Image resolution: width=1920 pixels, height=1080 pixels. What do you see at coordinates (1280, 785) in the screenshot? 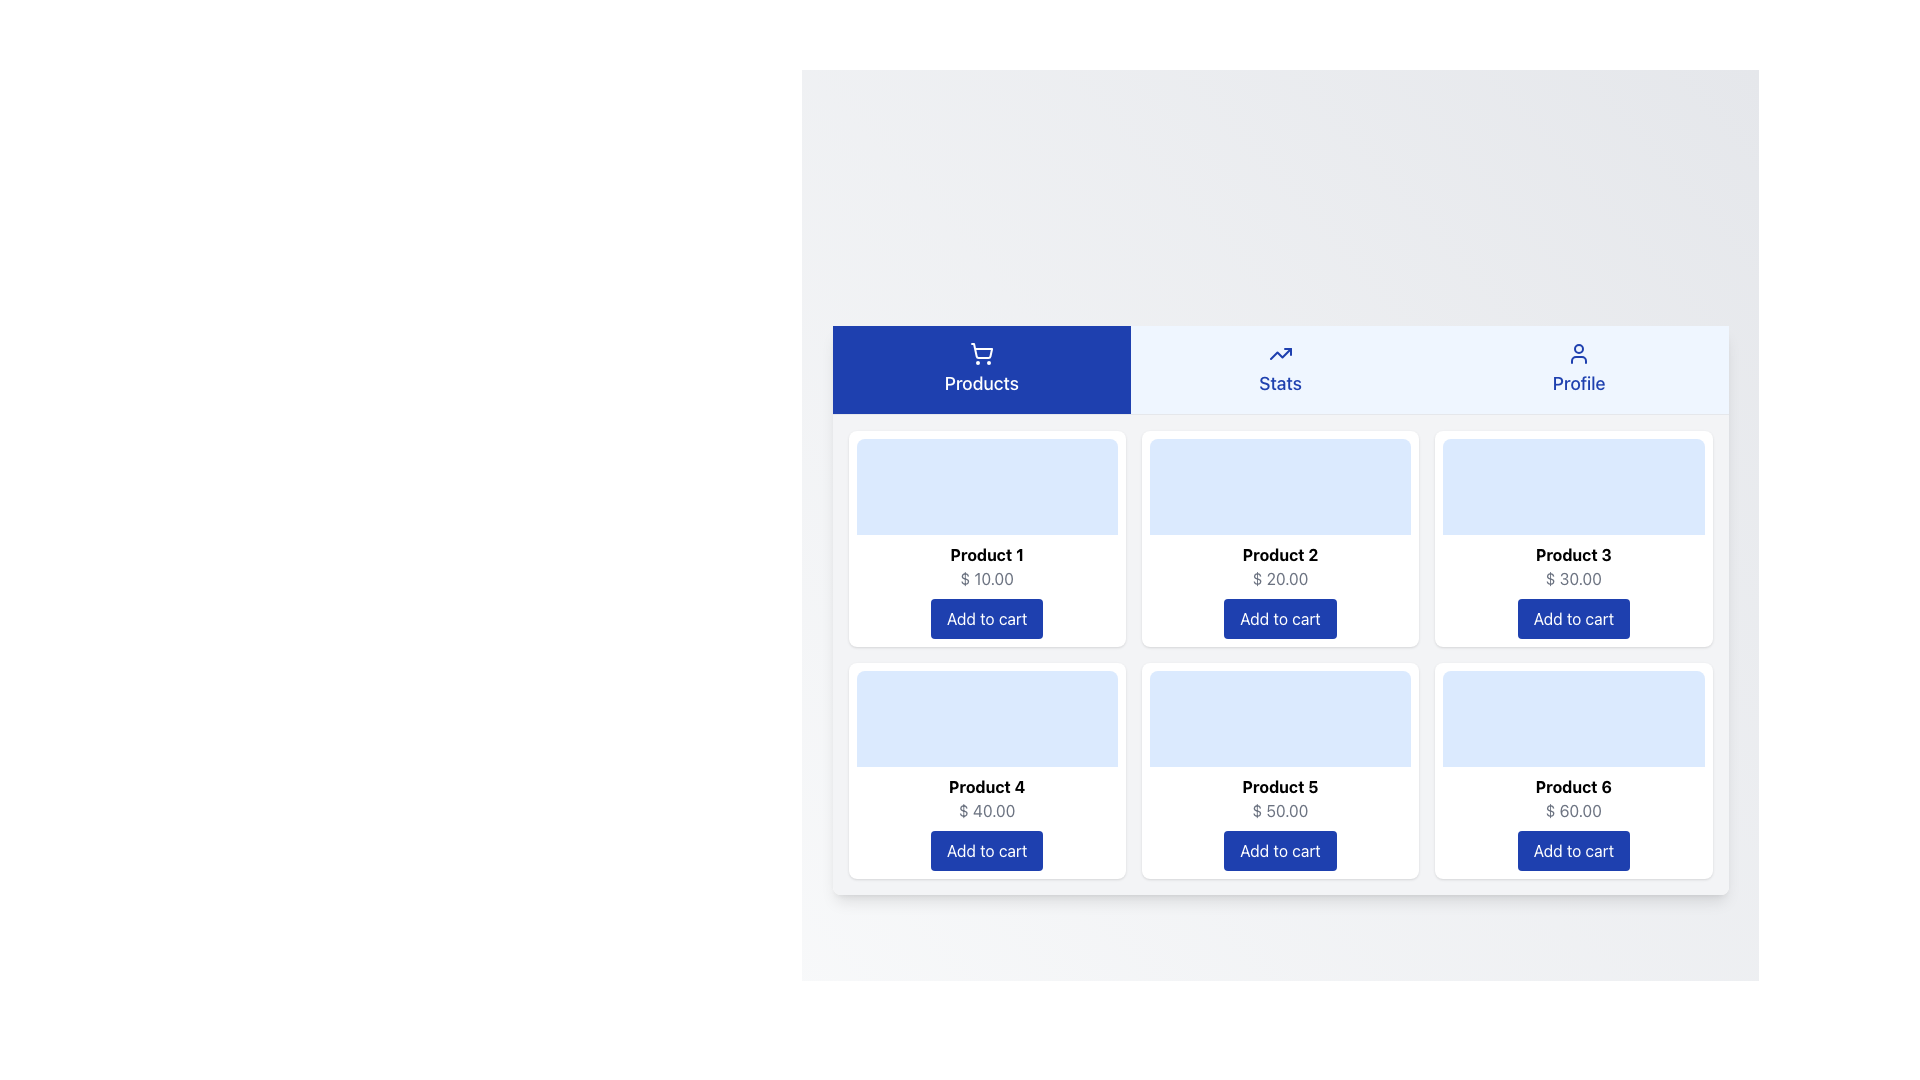
I see `bold text label displaying the name 'Product 5', which is prominently positioned at the top half of the product card, below the product image and above the price text` at bounding box center [1280, 785].